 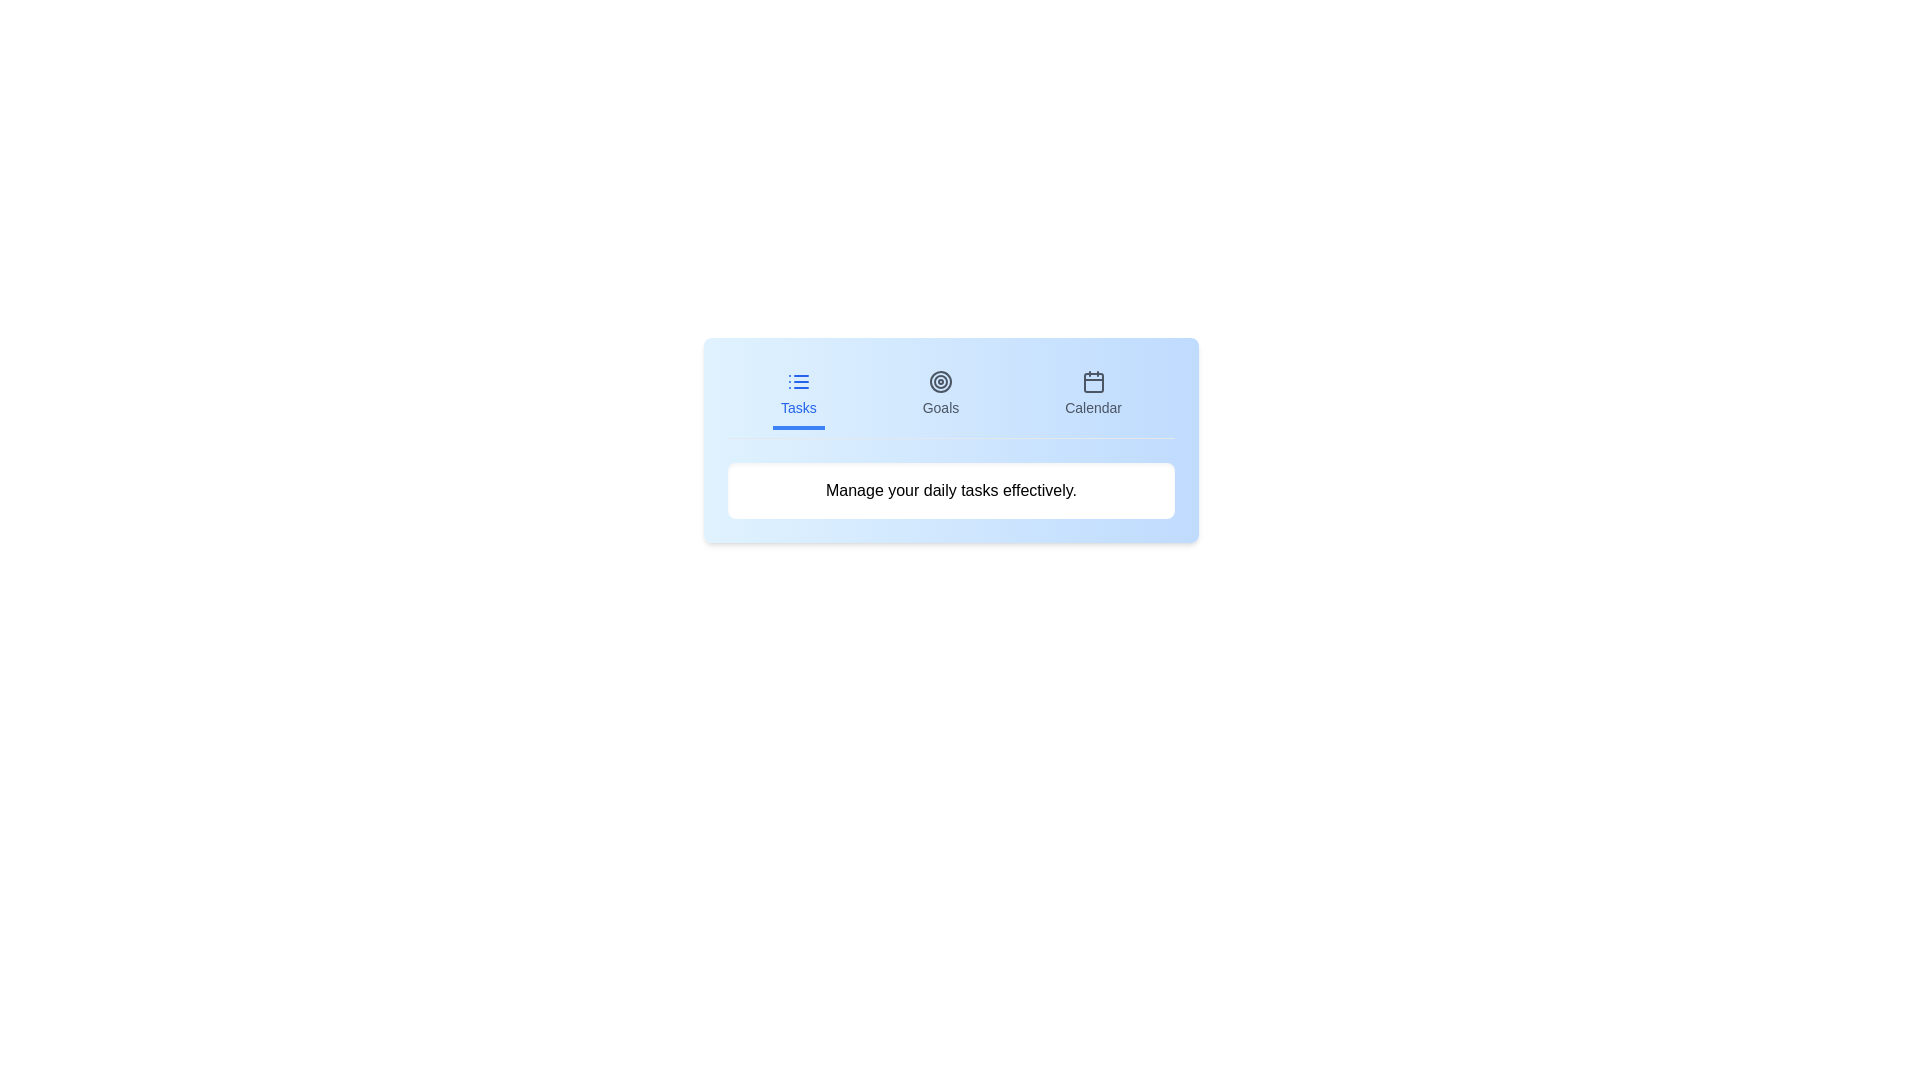 I want to click on the Goals tab by clicking on its title or icon, so click(x=939, y=396).